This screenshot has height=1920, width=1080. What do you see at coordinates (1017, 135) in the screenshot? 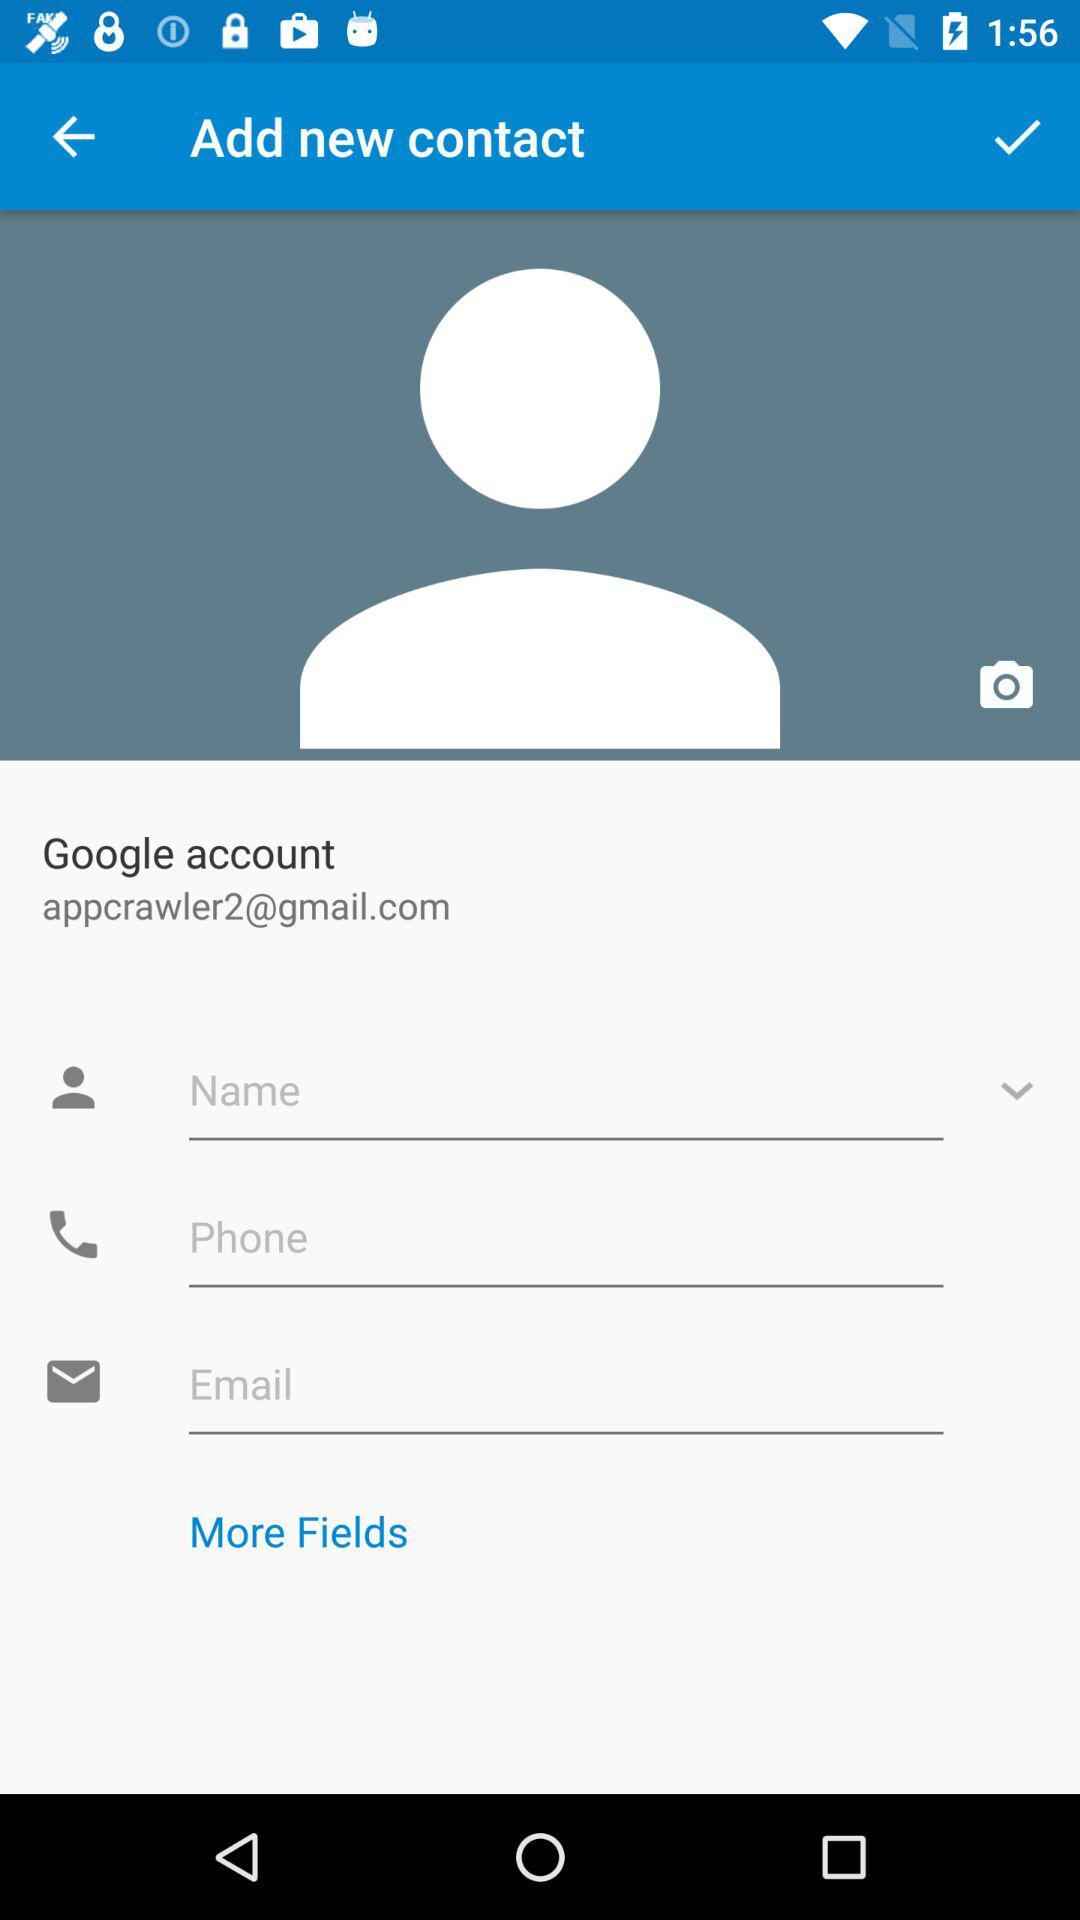
I see `app to the right of add new contact` at bounding box center [1017, 135].